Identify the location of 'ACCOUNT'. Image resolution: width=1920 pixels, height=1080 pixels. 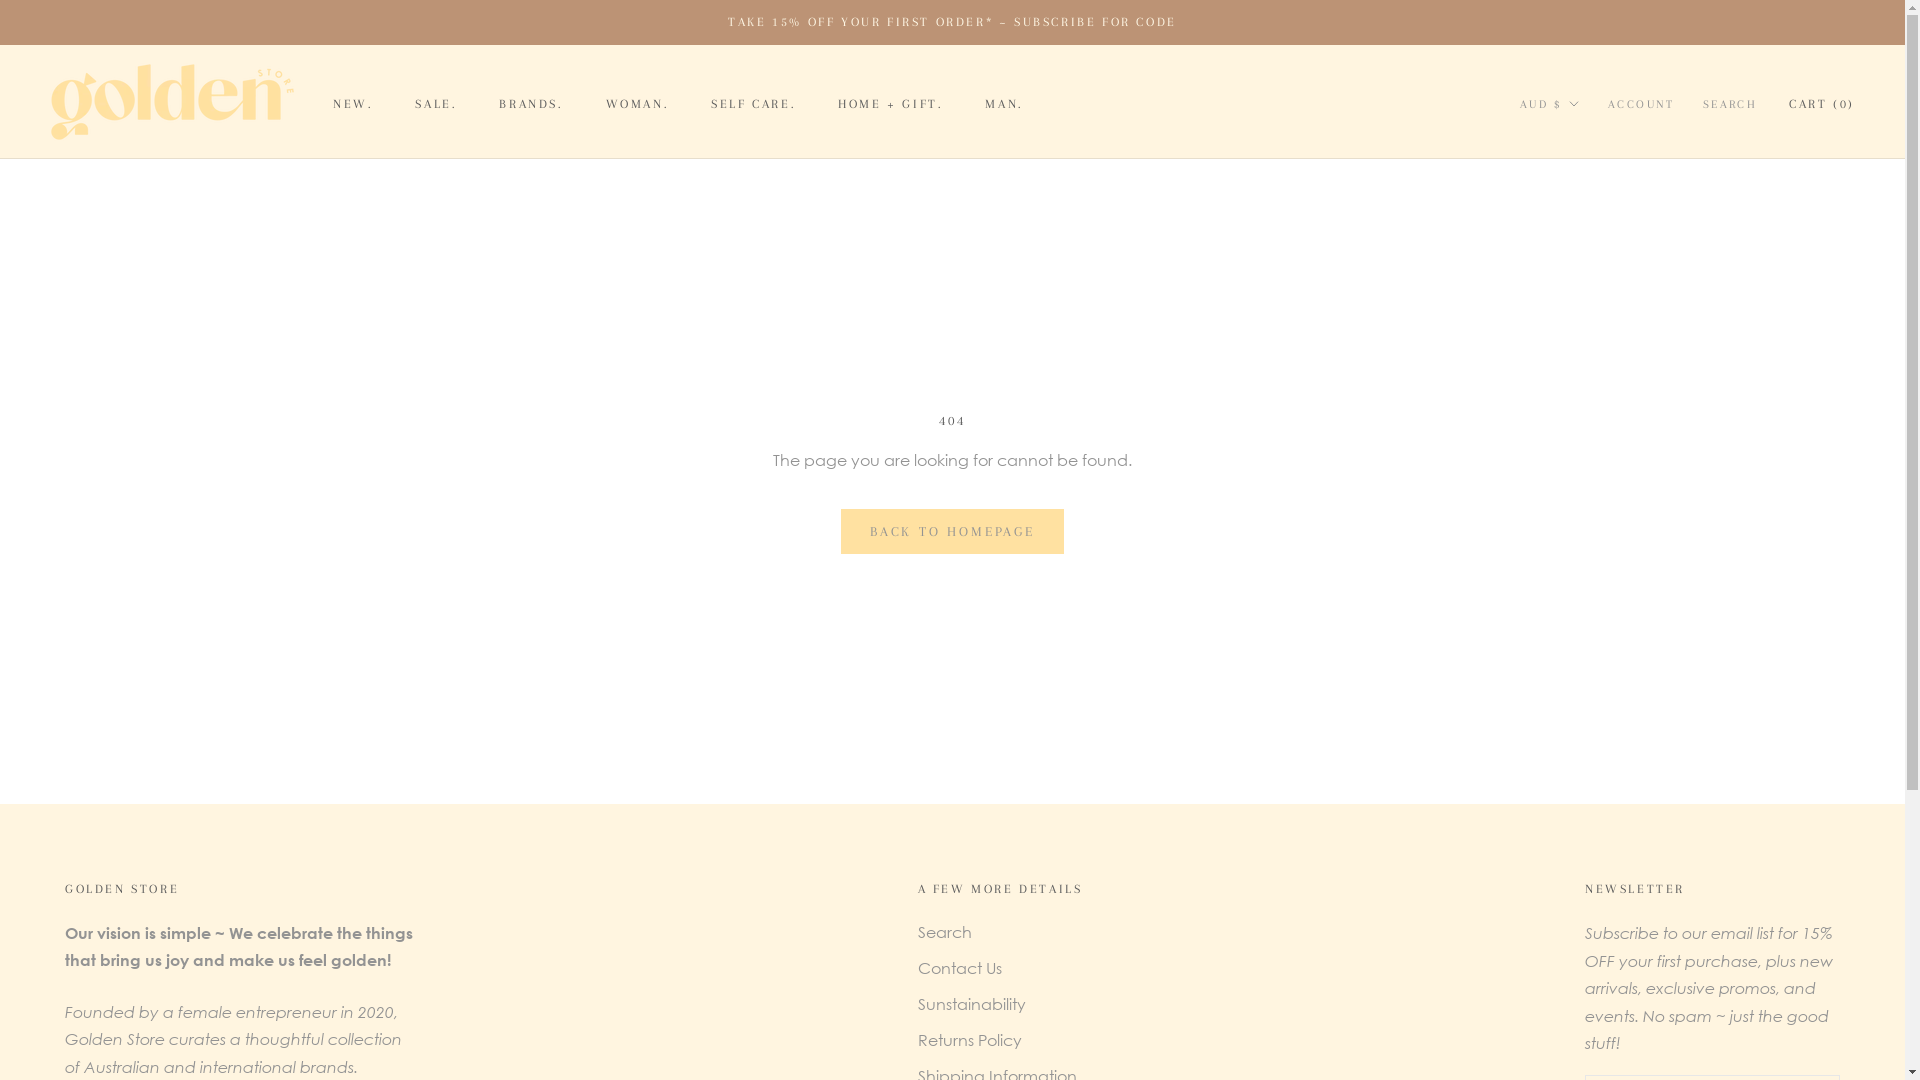
(1641, 104).